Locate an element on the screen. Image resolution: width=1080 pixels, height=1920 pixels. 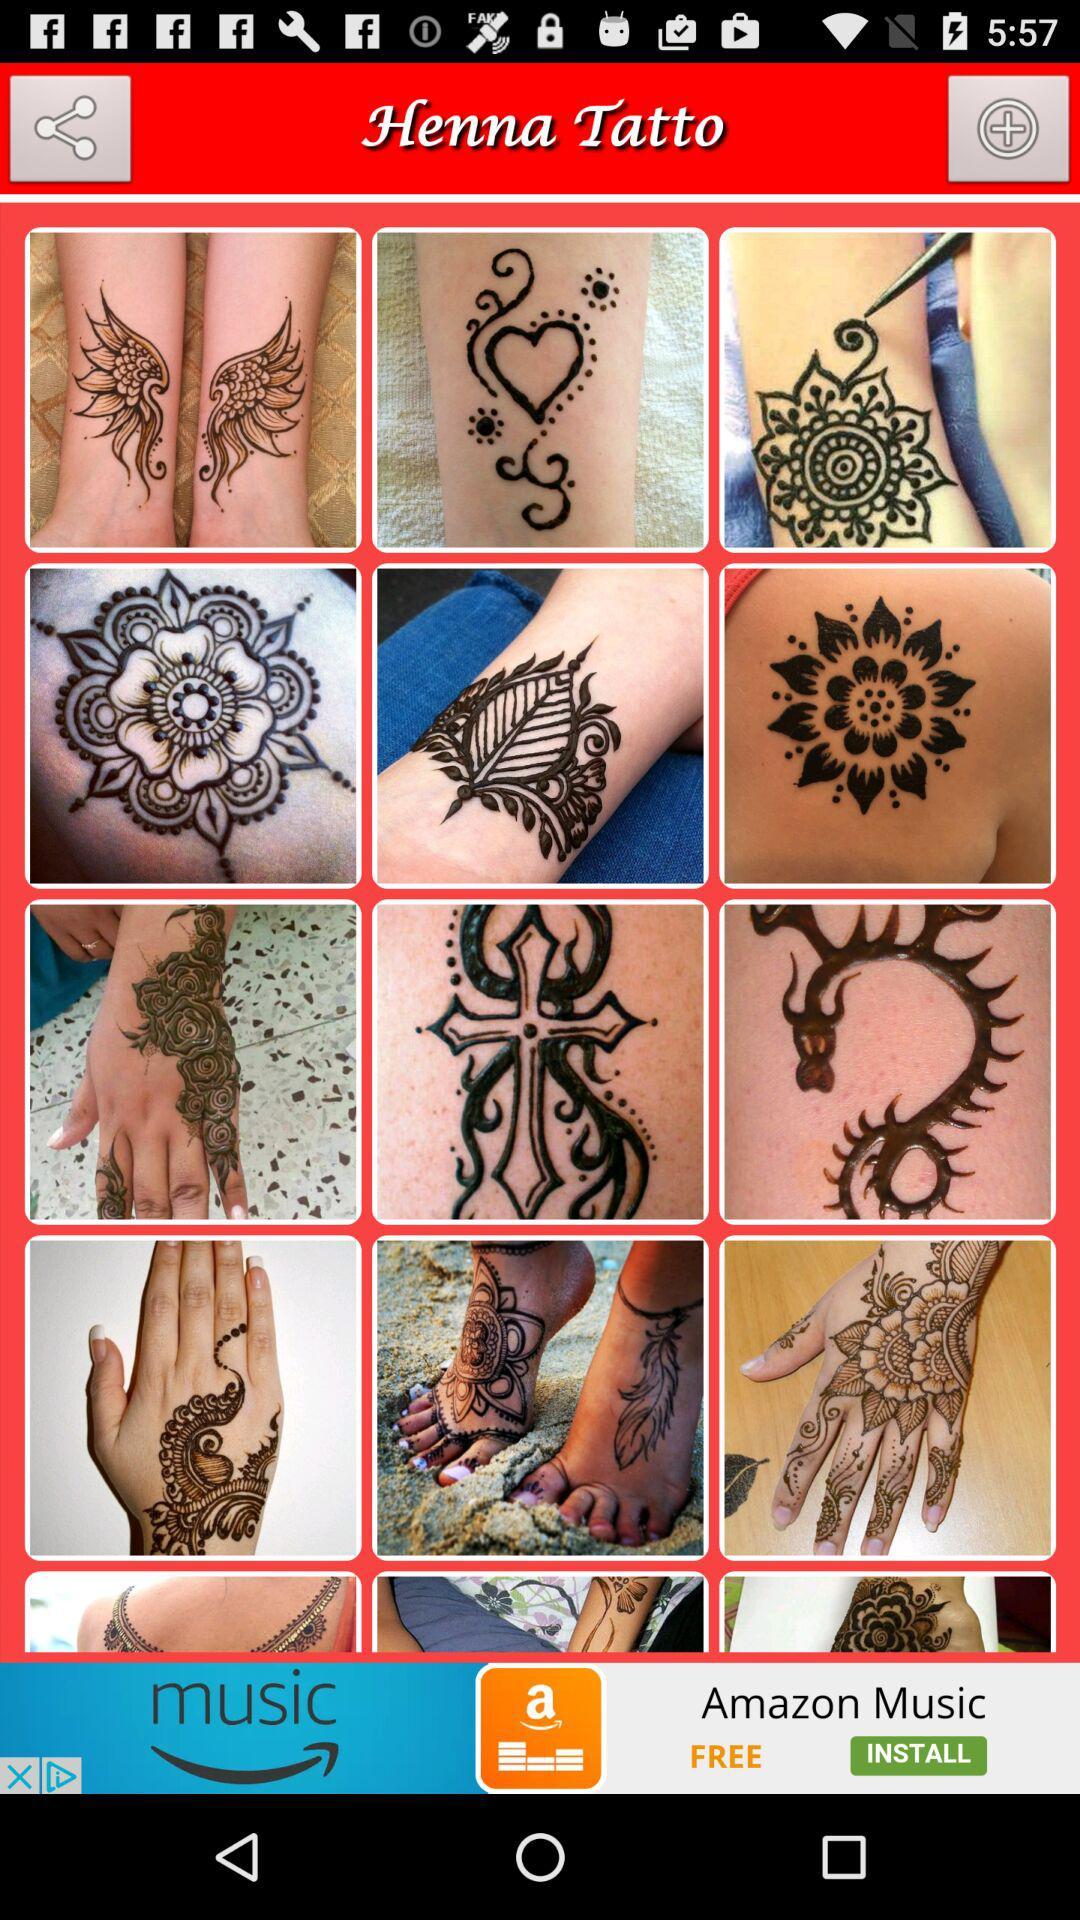
share images is located at coordinates (69, 132).